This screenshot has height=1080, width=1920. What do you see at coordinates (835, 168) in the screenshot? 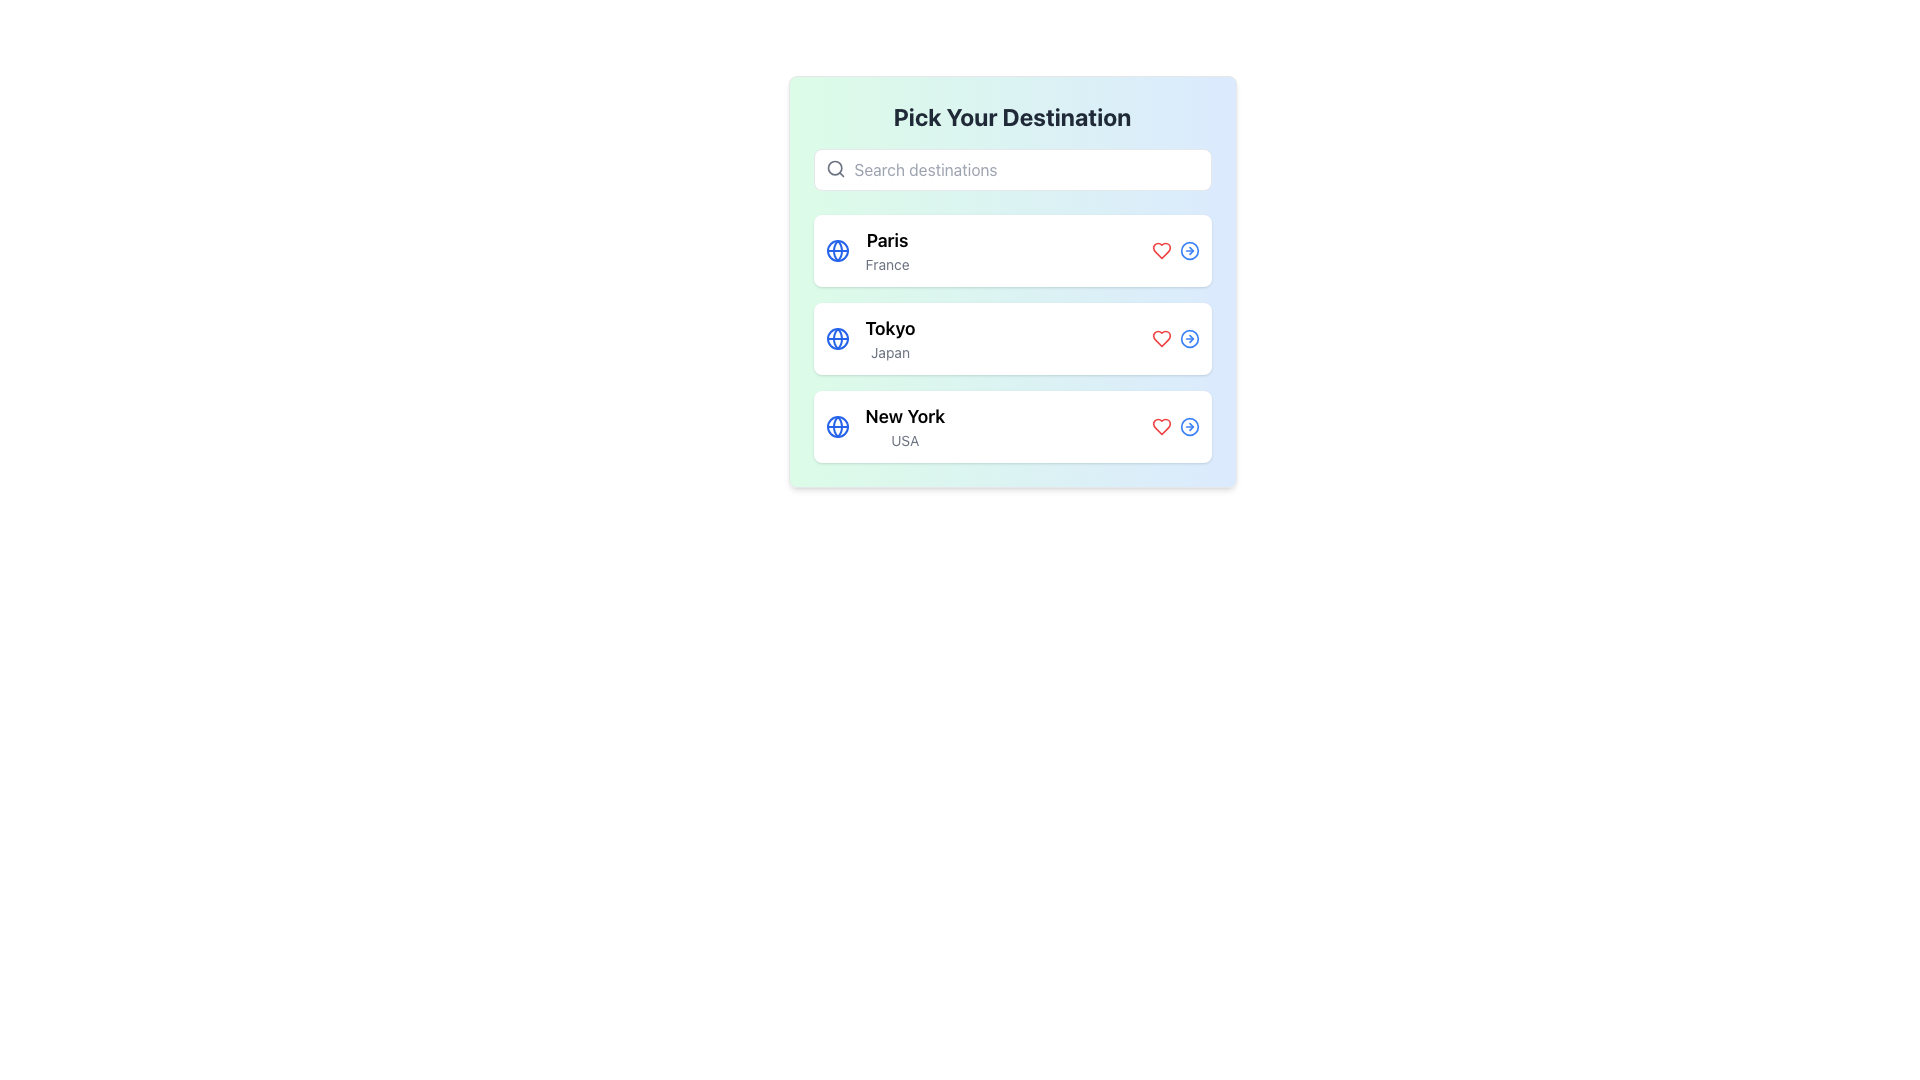
I see `the magnifying glass icon located inside the search bar to the far left, triggering the search function` at bounding box center [835, 168].